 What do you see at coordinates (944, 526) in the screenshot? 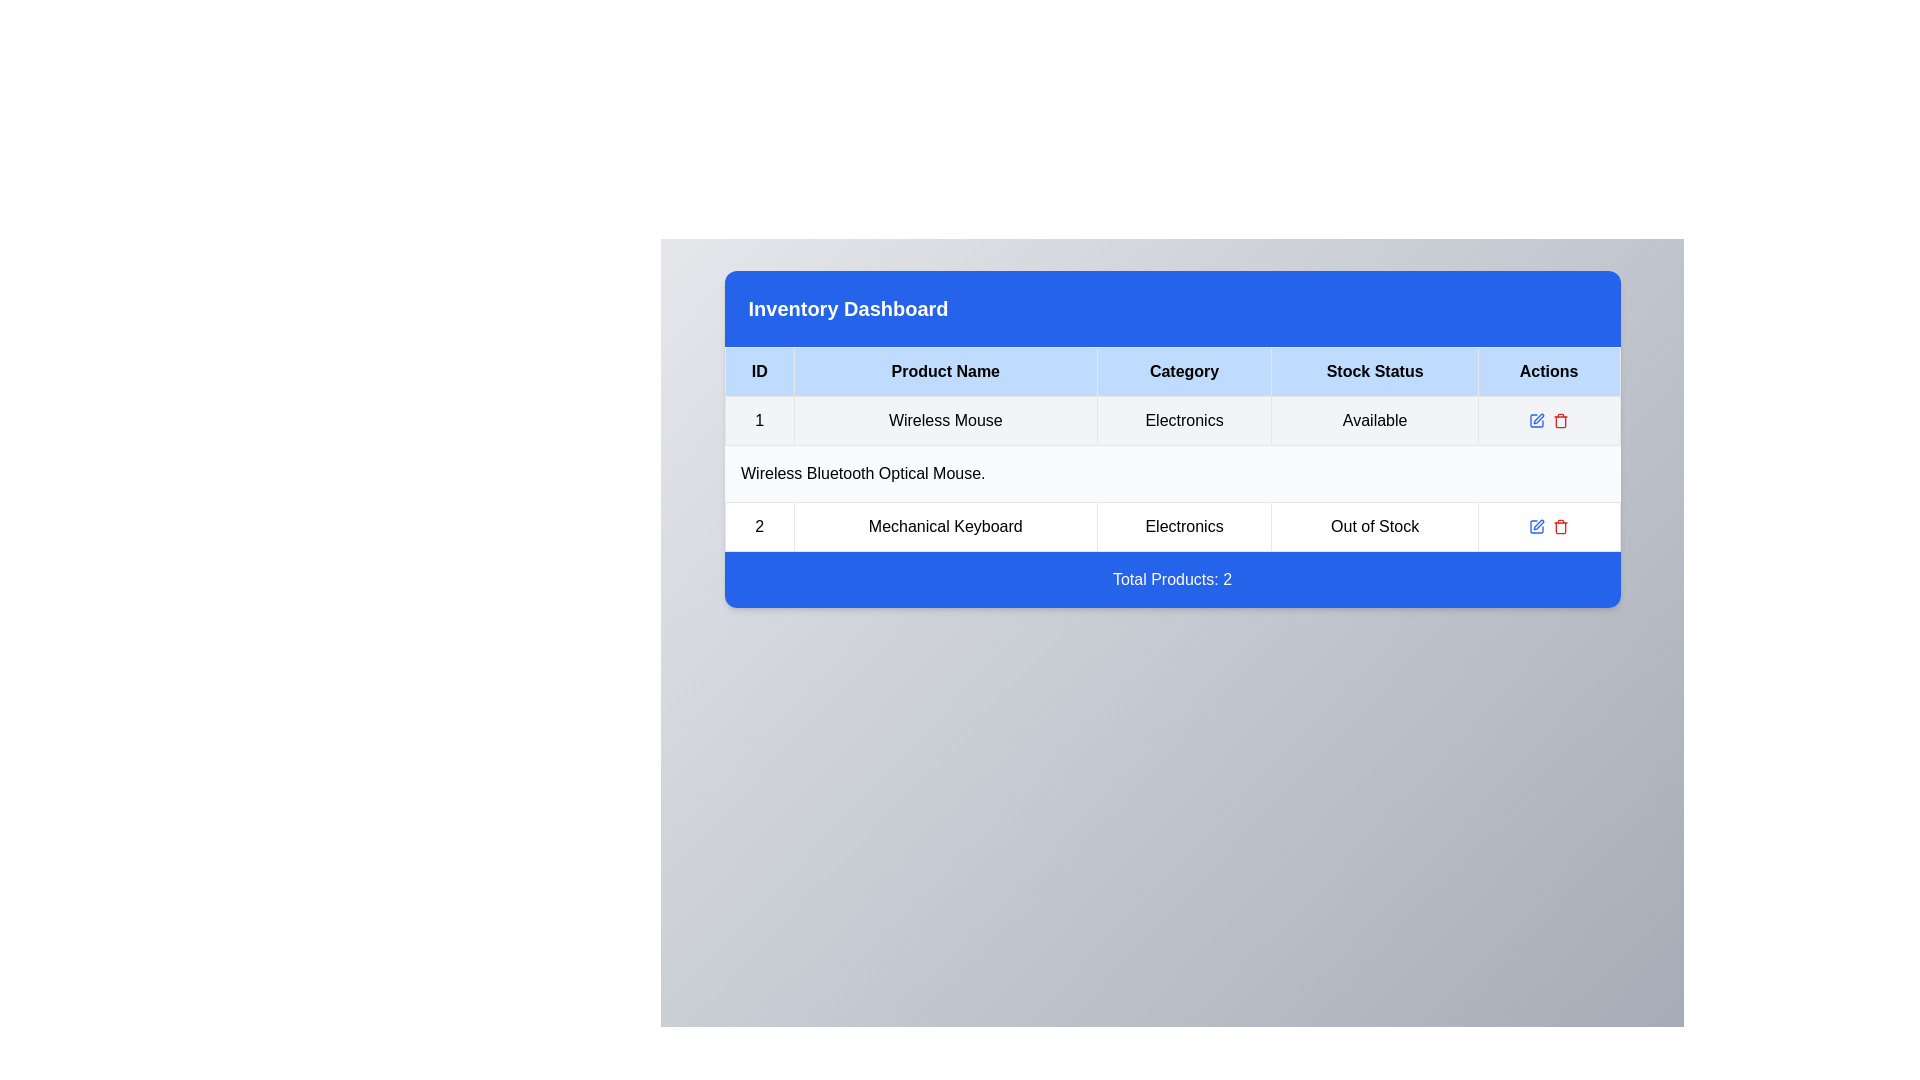
I see `the static text label displaying the product name 'Mechanical Keyboard' in the second row of the table under the 'Product Name' column` at bounding box center [944, 526].